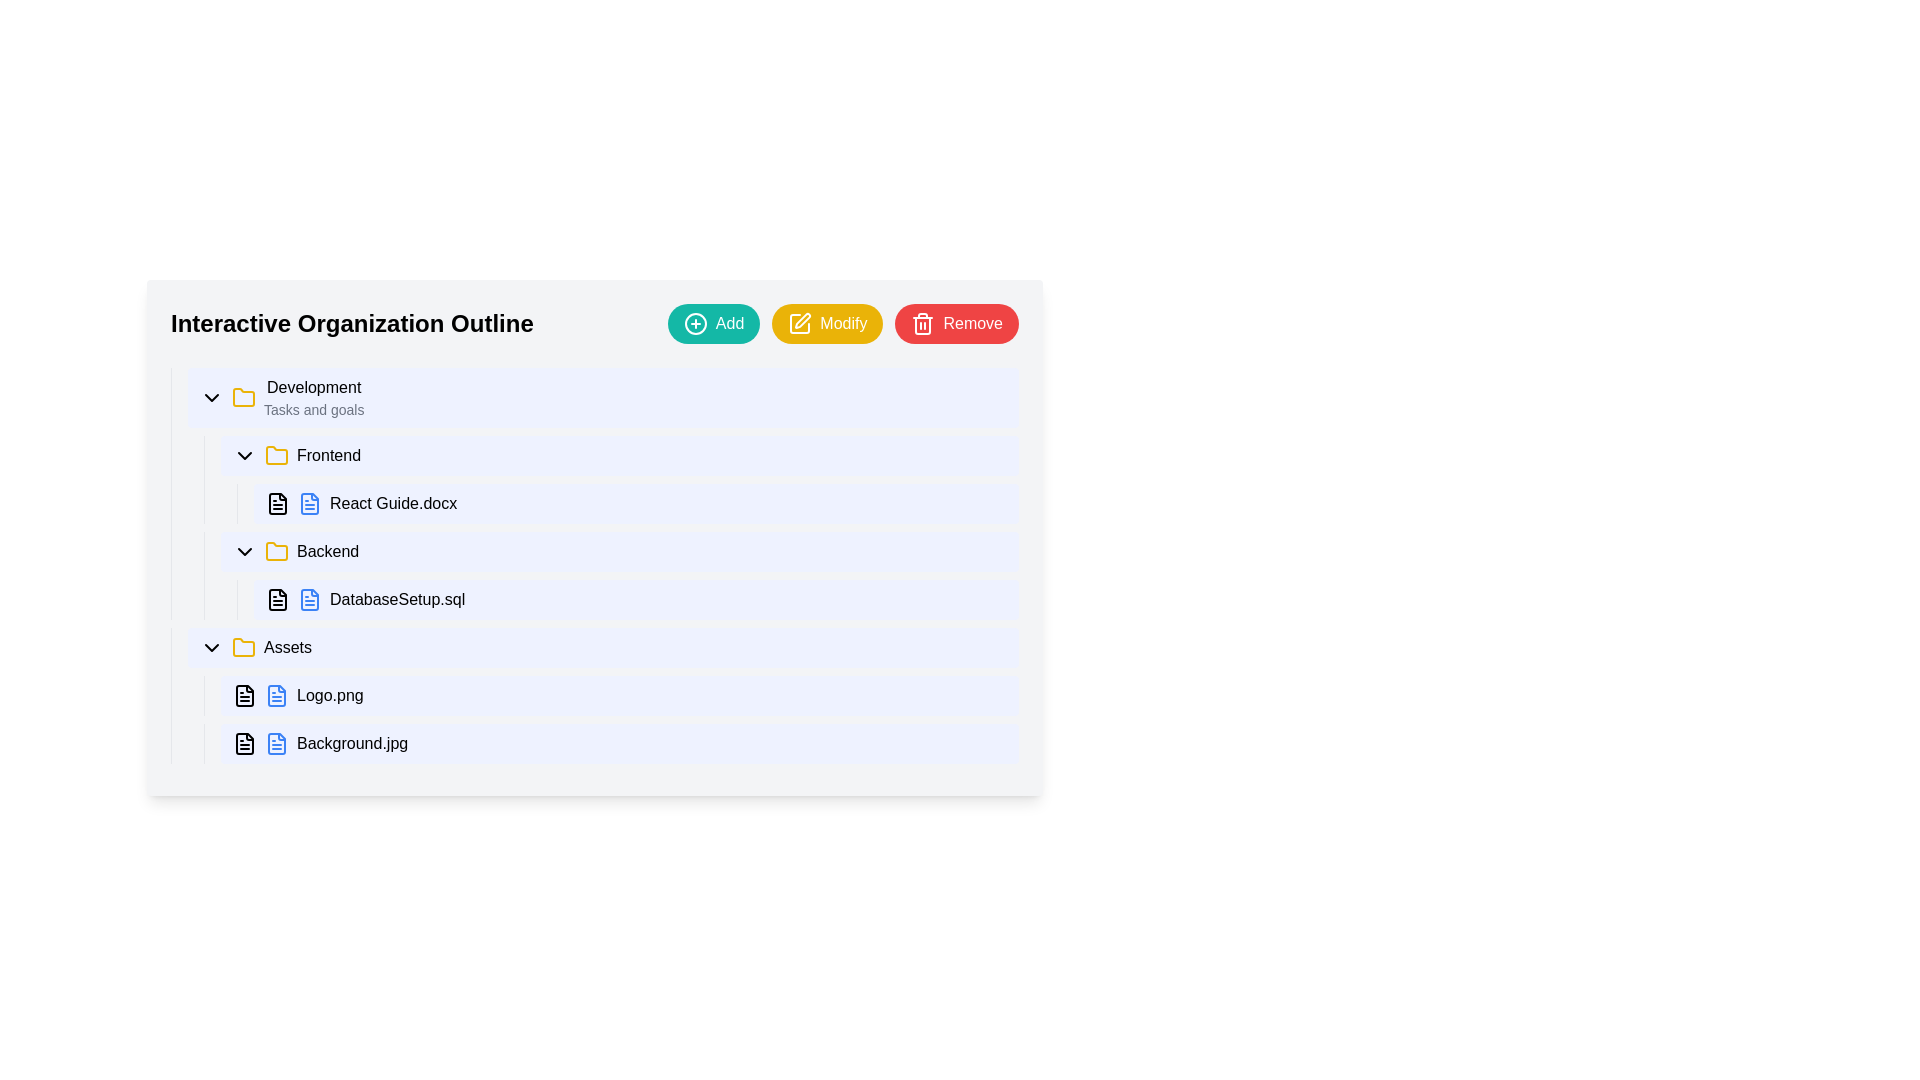  I want to click on the list item representing the file 'React Guide.docx' located under the 'Frontend' section, so click(627, 503).